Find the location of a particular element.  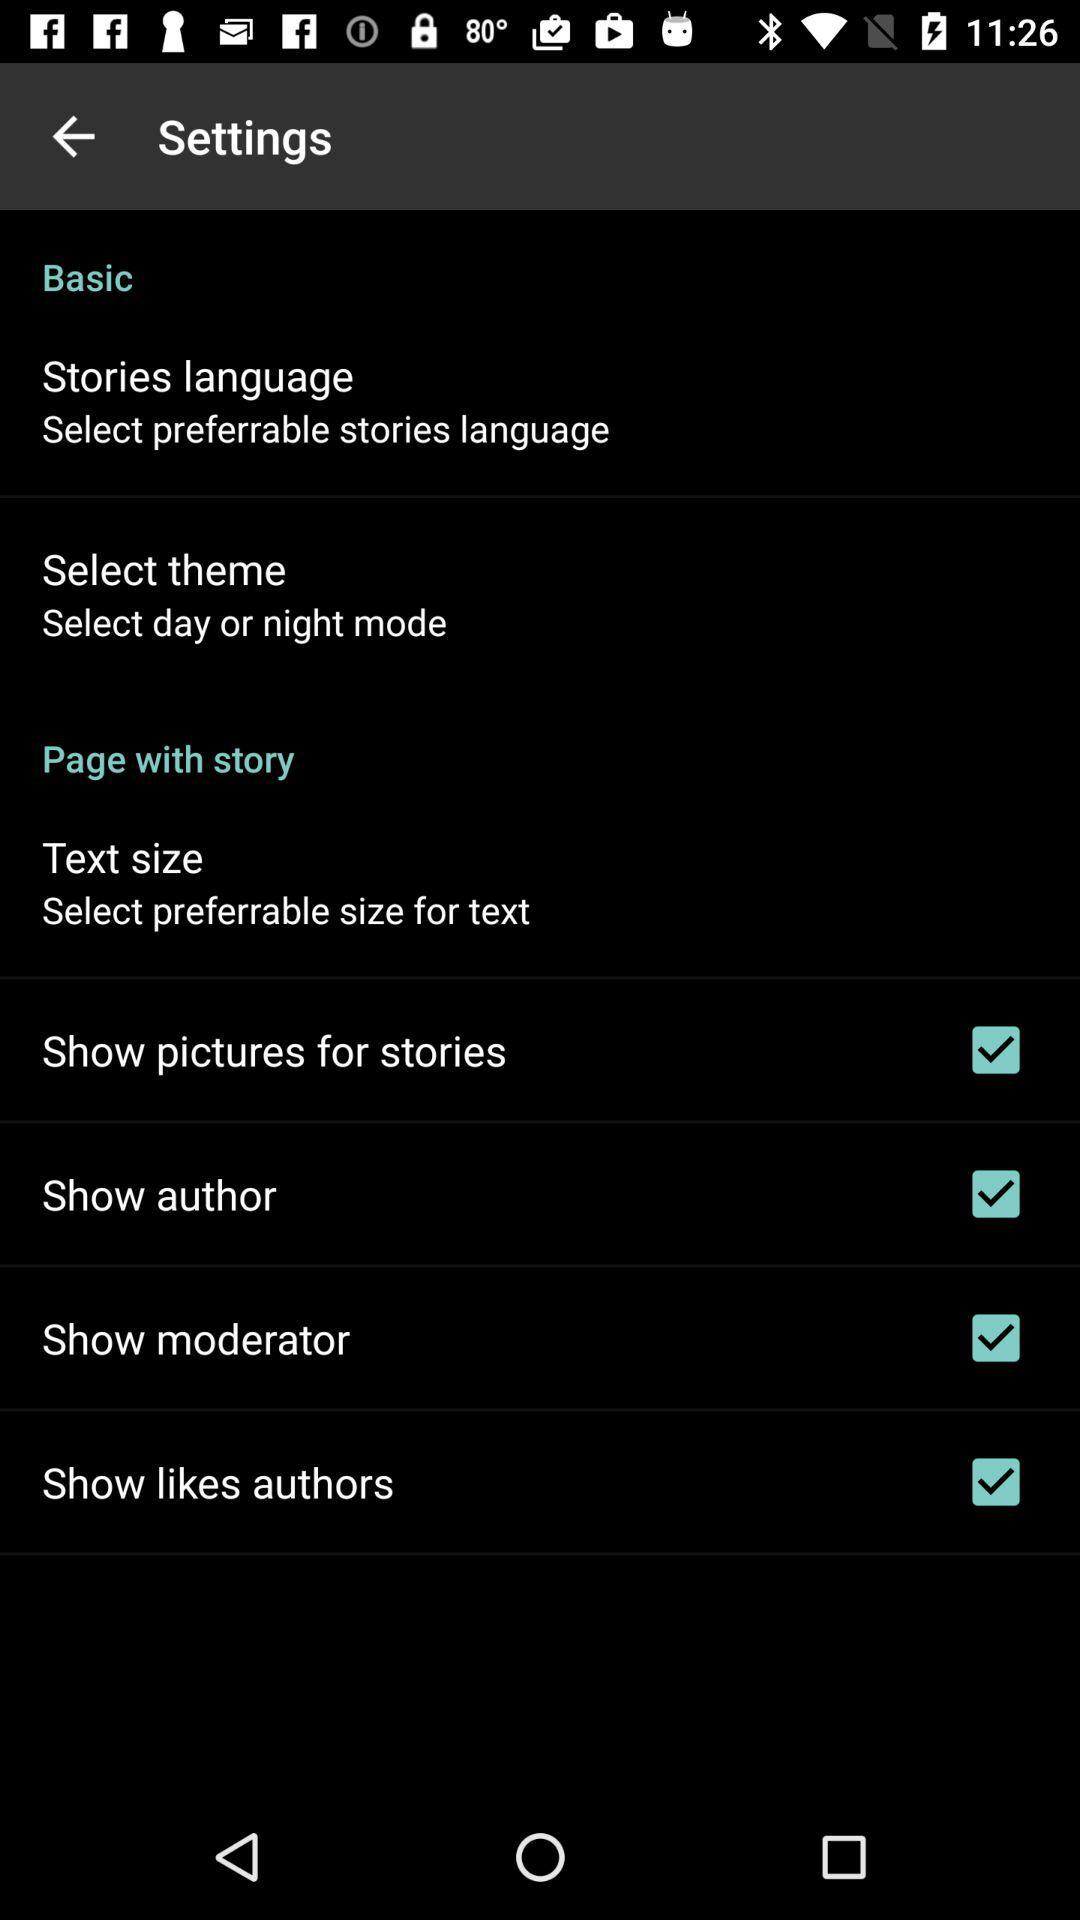

item above the stories language item is located at coordinates (540, 254).